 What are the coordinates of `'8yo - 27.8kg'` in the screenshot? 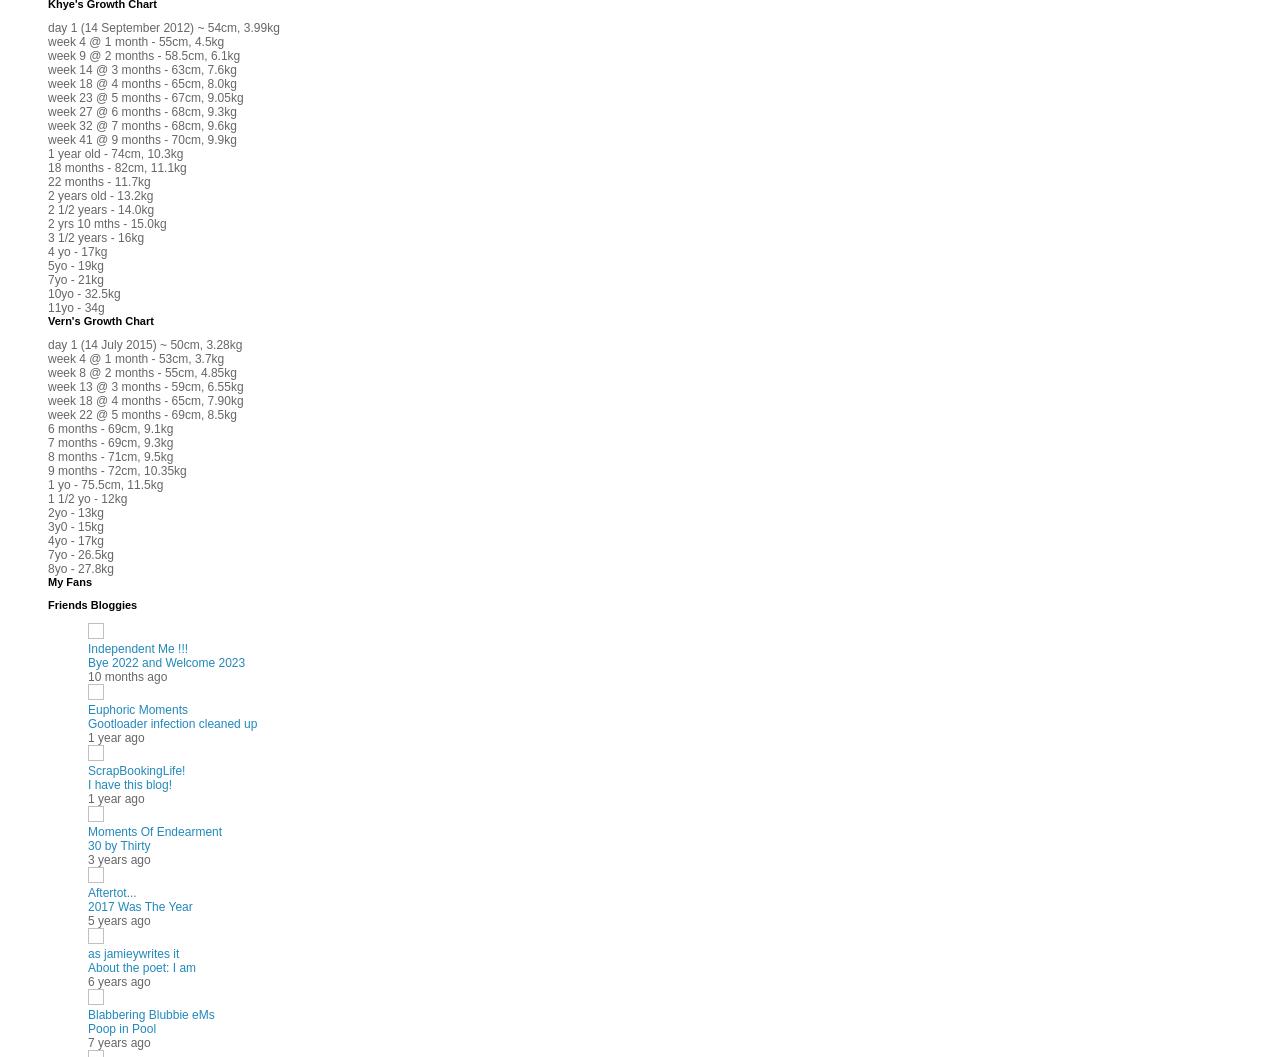 It's located at (80, 567).